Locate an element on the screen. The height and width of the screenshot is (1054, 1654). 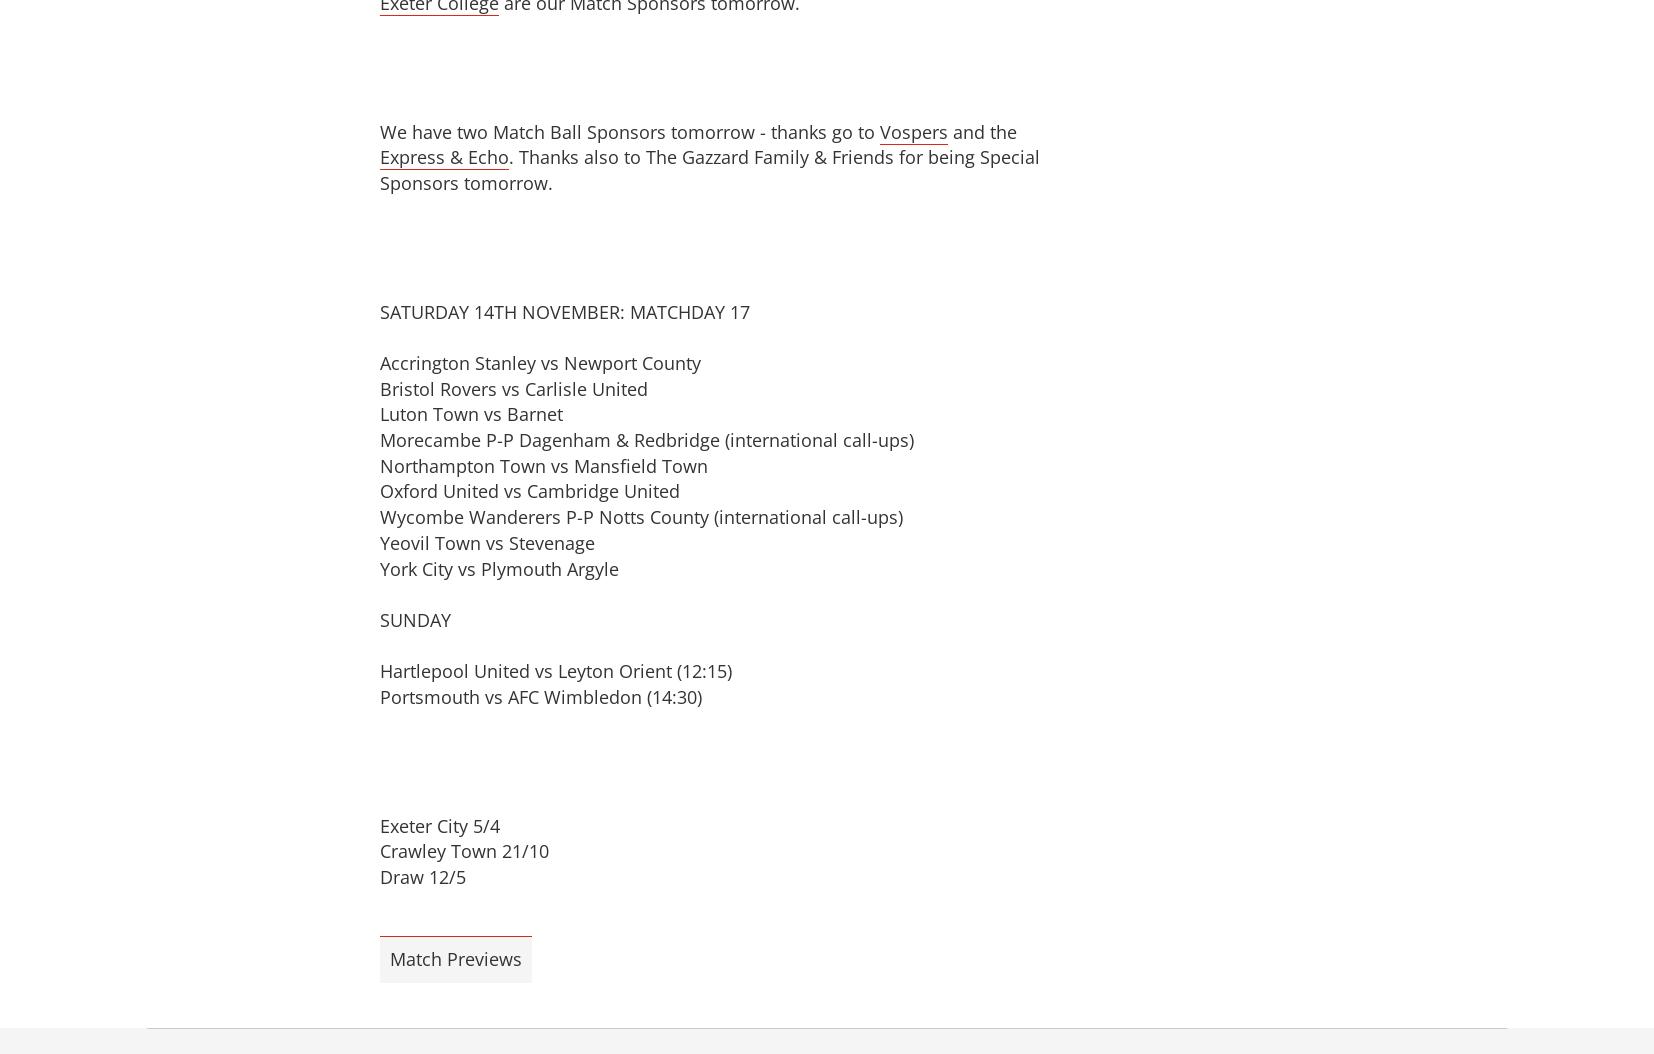
'Morecambe P-P Dagenham & Redbridge (international call-ups)' is located at coordinates (647, 440).